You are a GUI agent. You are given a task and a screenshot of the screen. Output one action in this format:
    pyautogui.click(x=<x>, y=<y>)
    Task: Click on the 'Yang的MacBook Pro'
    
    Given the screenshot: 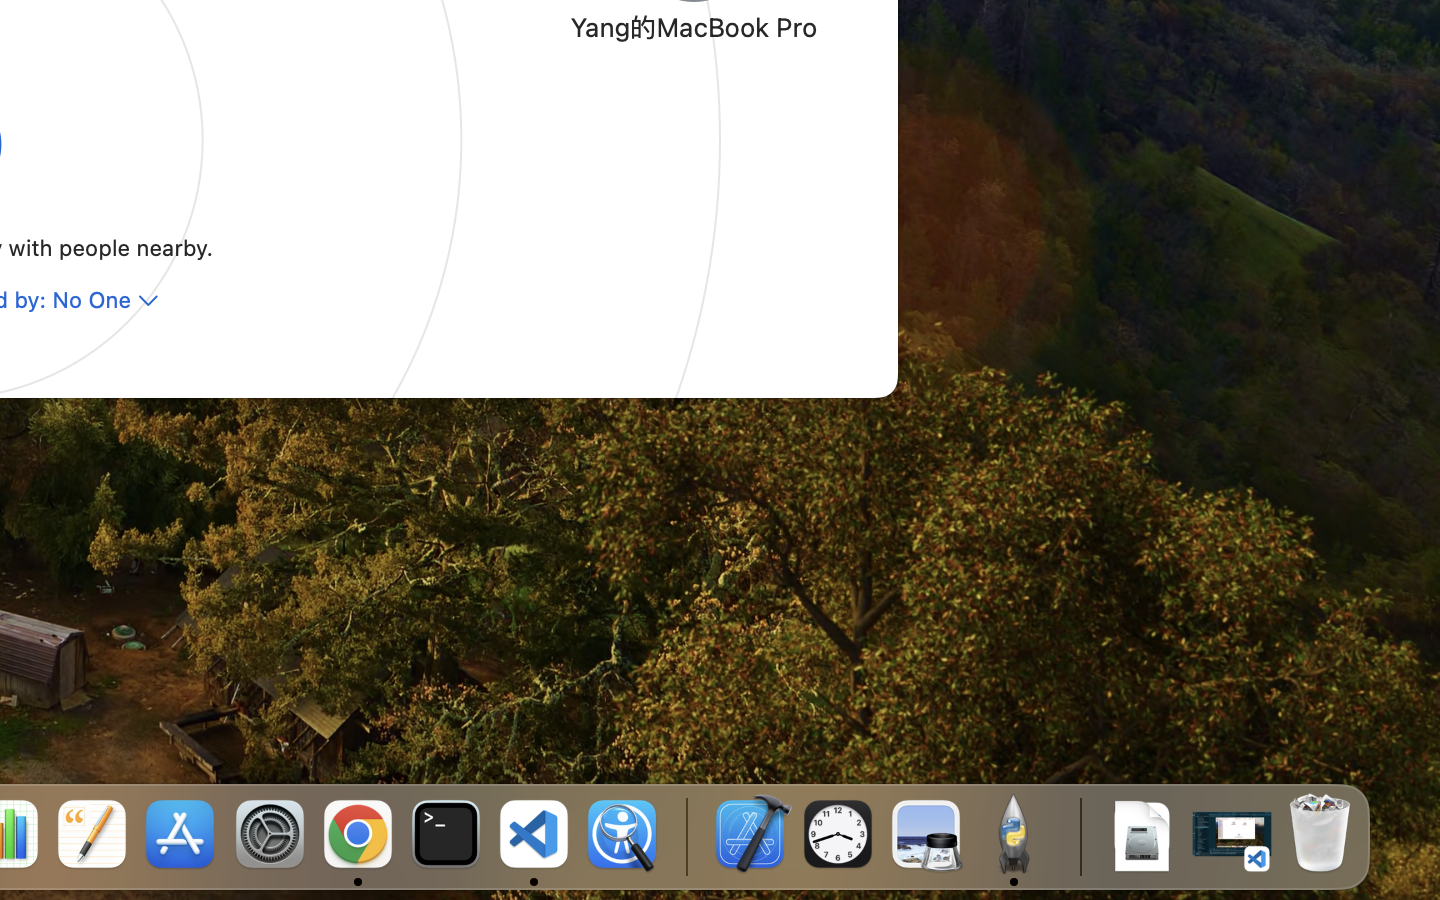 What is the action you would take?
    pyautogui.click(x=693, y=25)
    